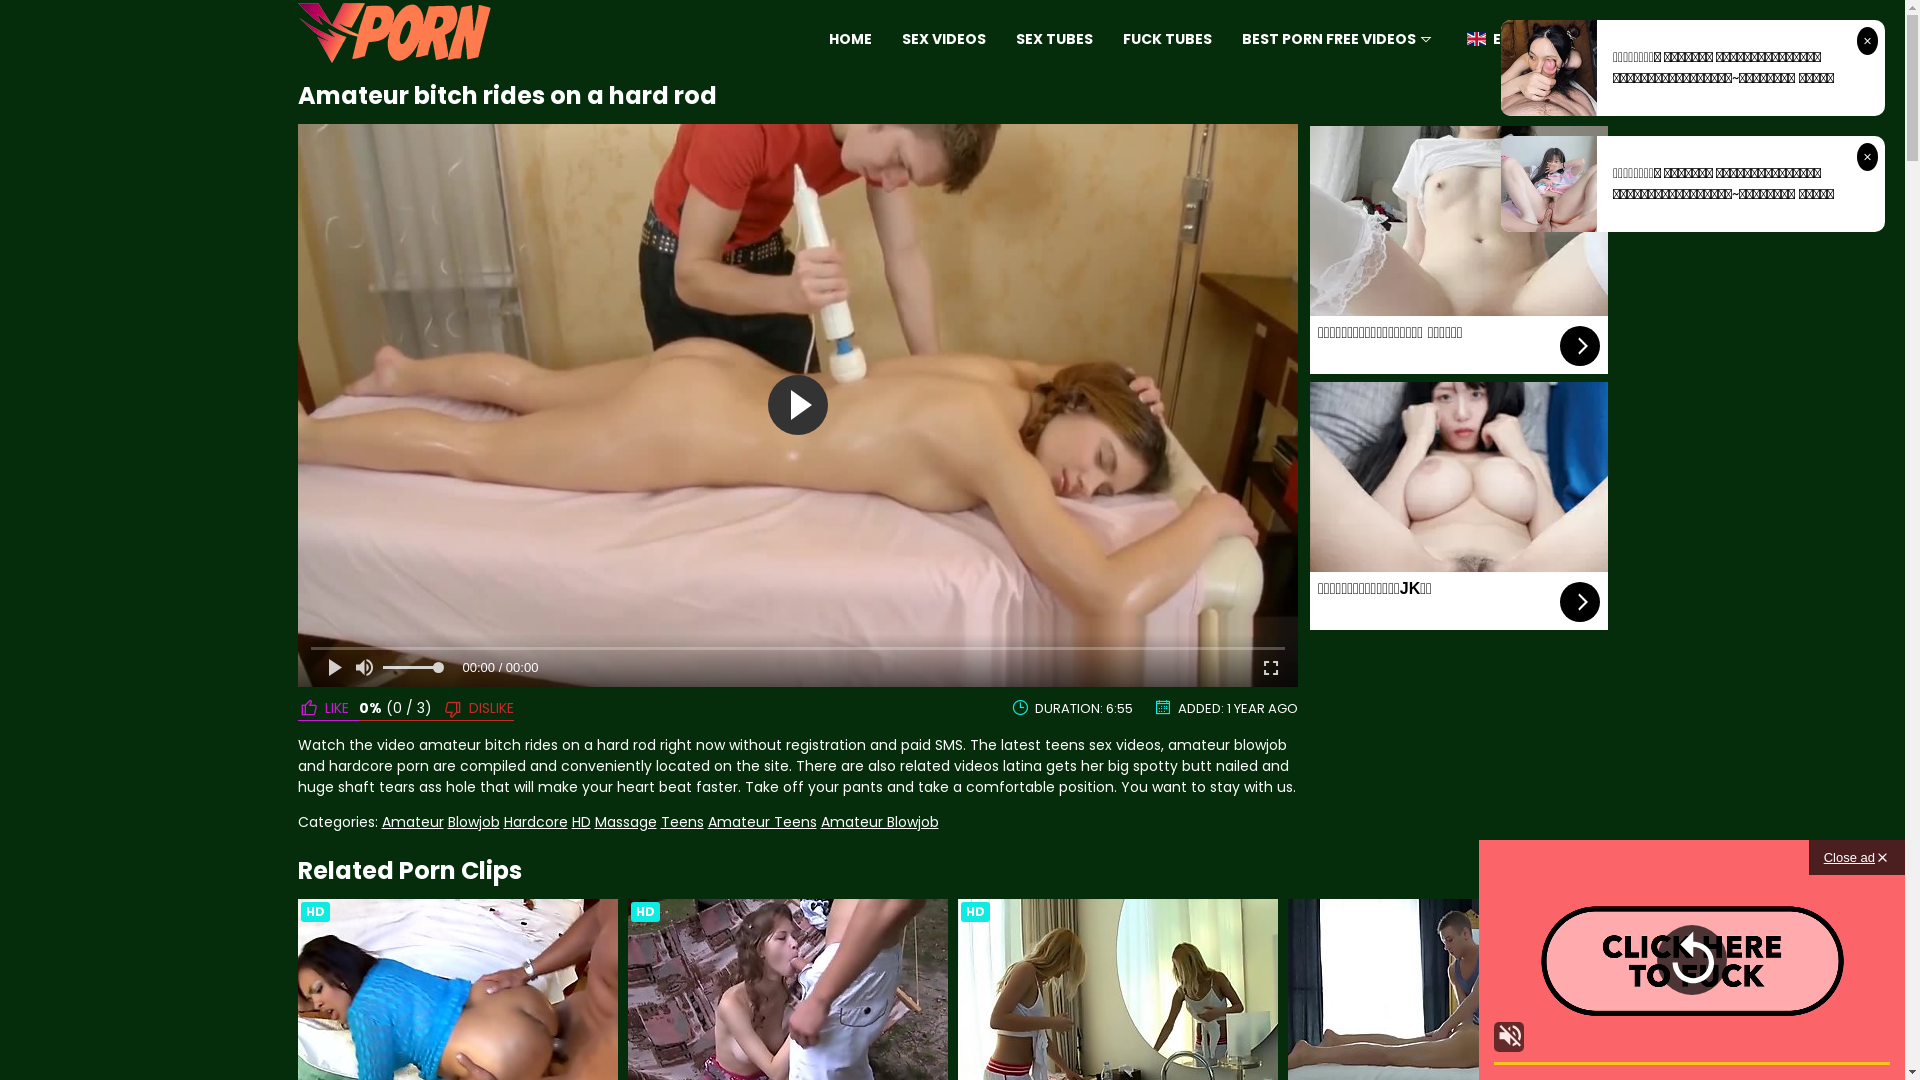  What do you see at coordinates (761, 821) in the screenshot?
I see `'Amateur Teens'` at bounding box center [761, 821].